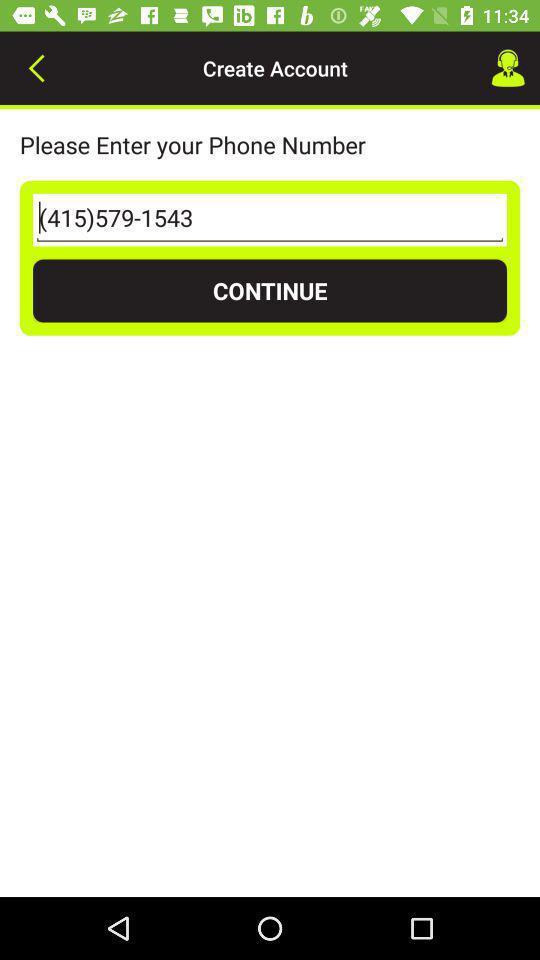 The width and height of the screenshot is (540, 960). I want to click on item to the right of the create account icon, so click(508, 68).